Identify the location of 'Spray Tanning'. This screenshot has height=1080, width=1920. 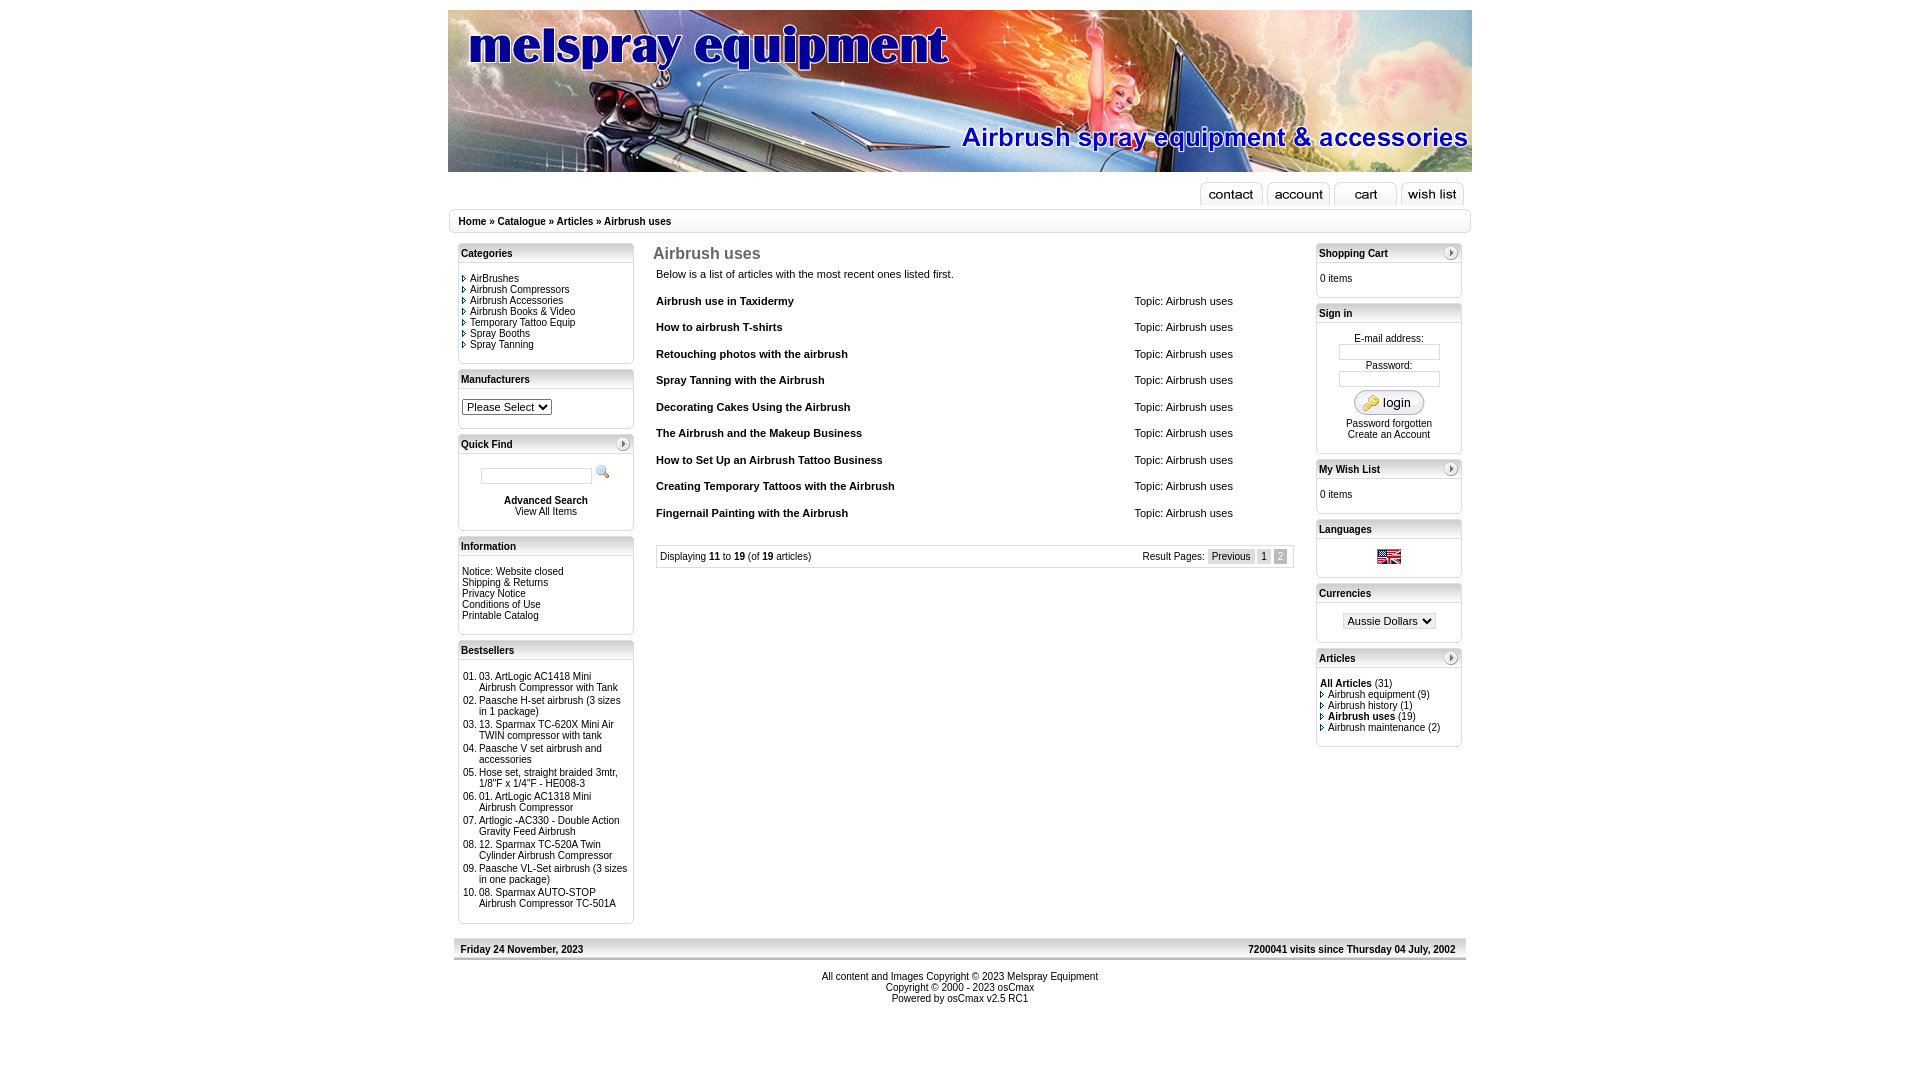
(460, 343).